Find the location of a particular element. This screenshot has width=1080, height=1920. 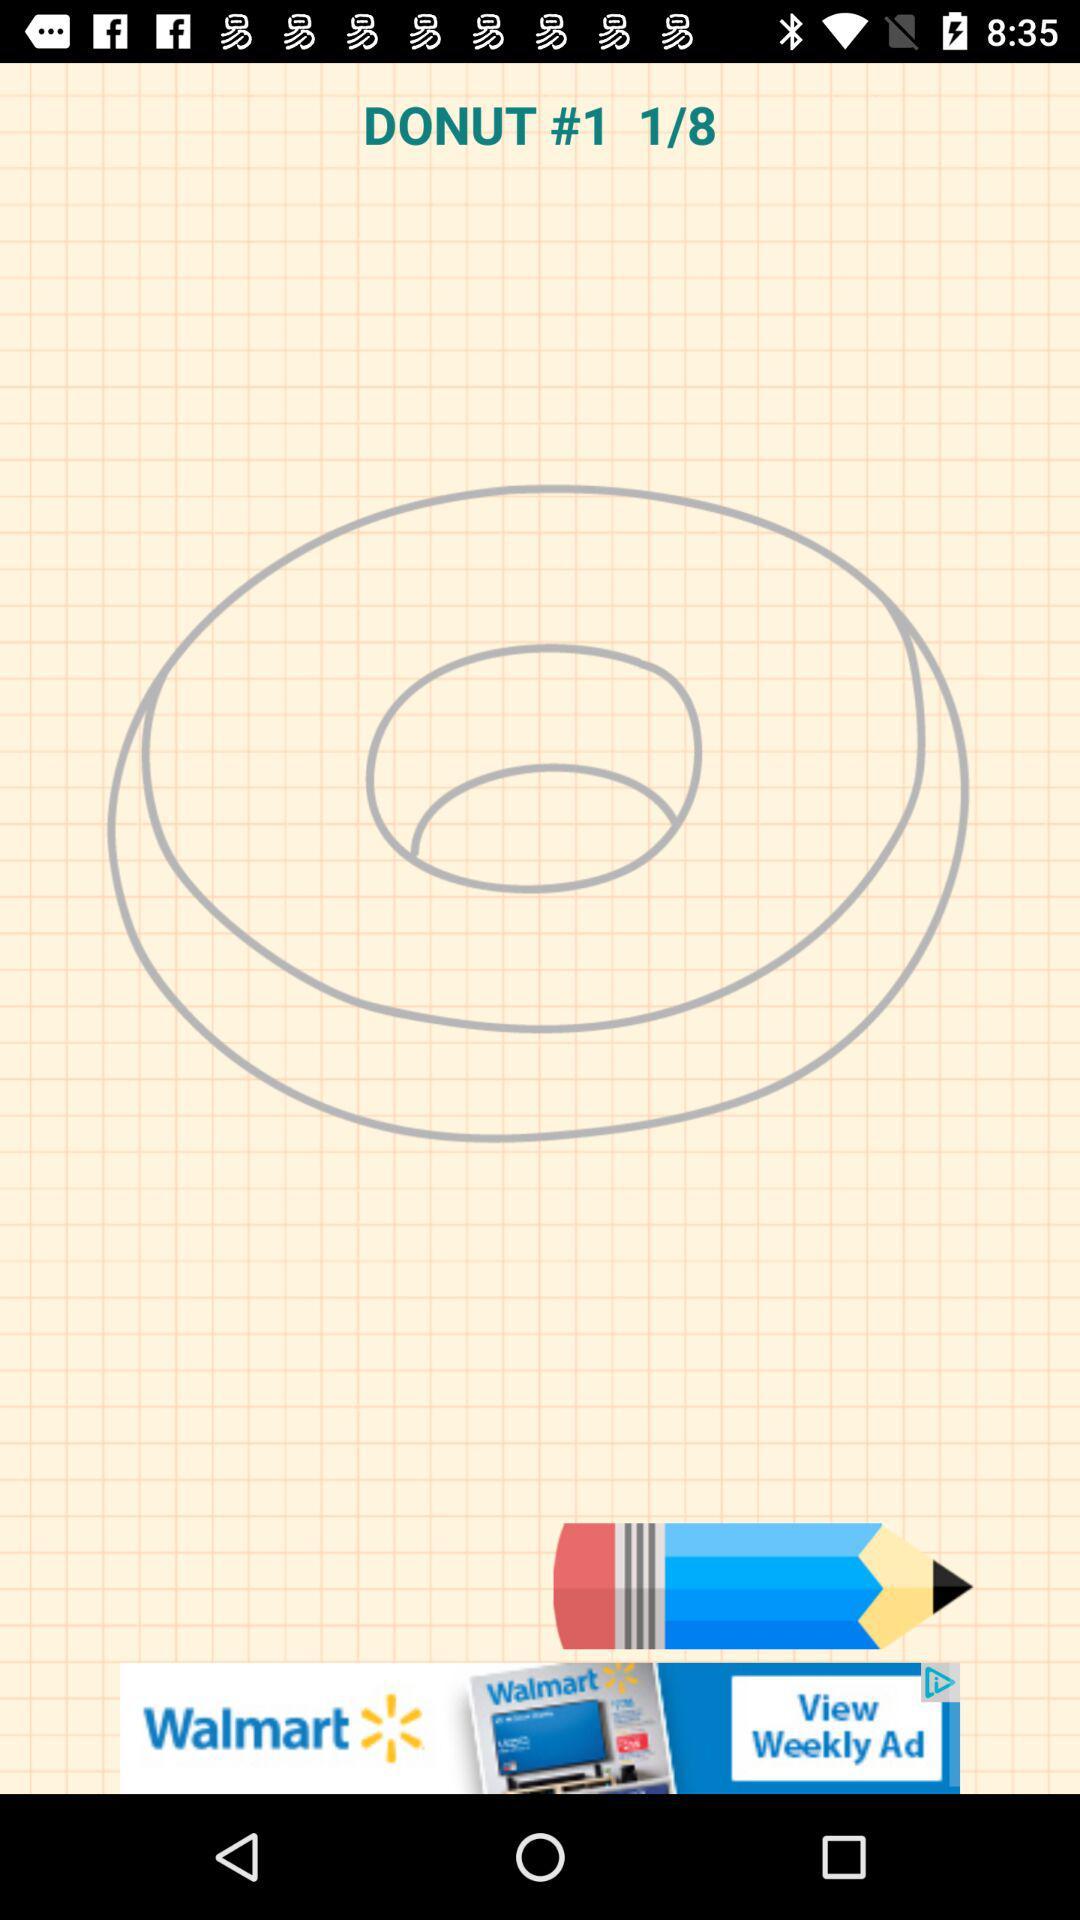

into is located at coordinates (763, 1585).